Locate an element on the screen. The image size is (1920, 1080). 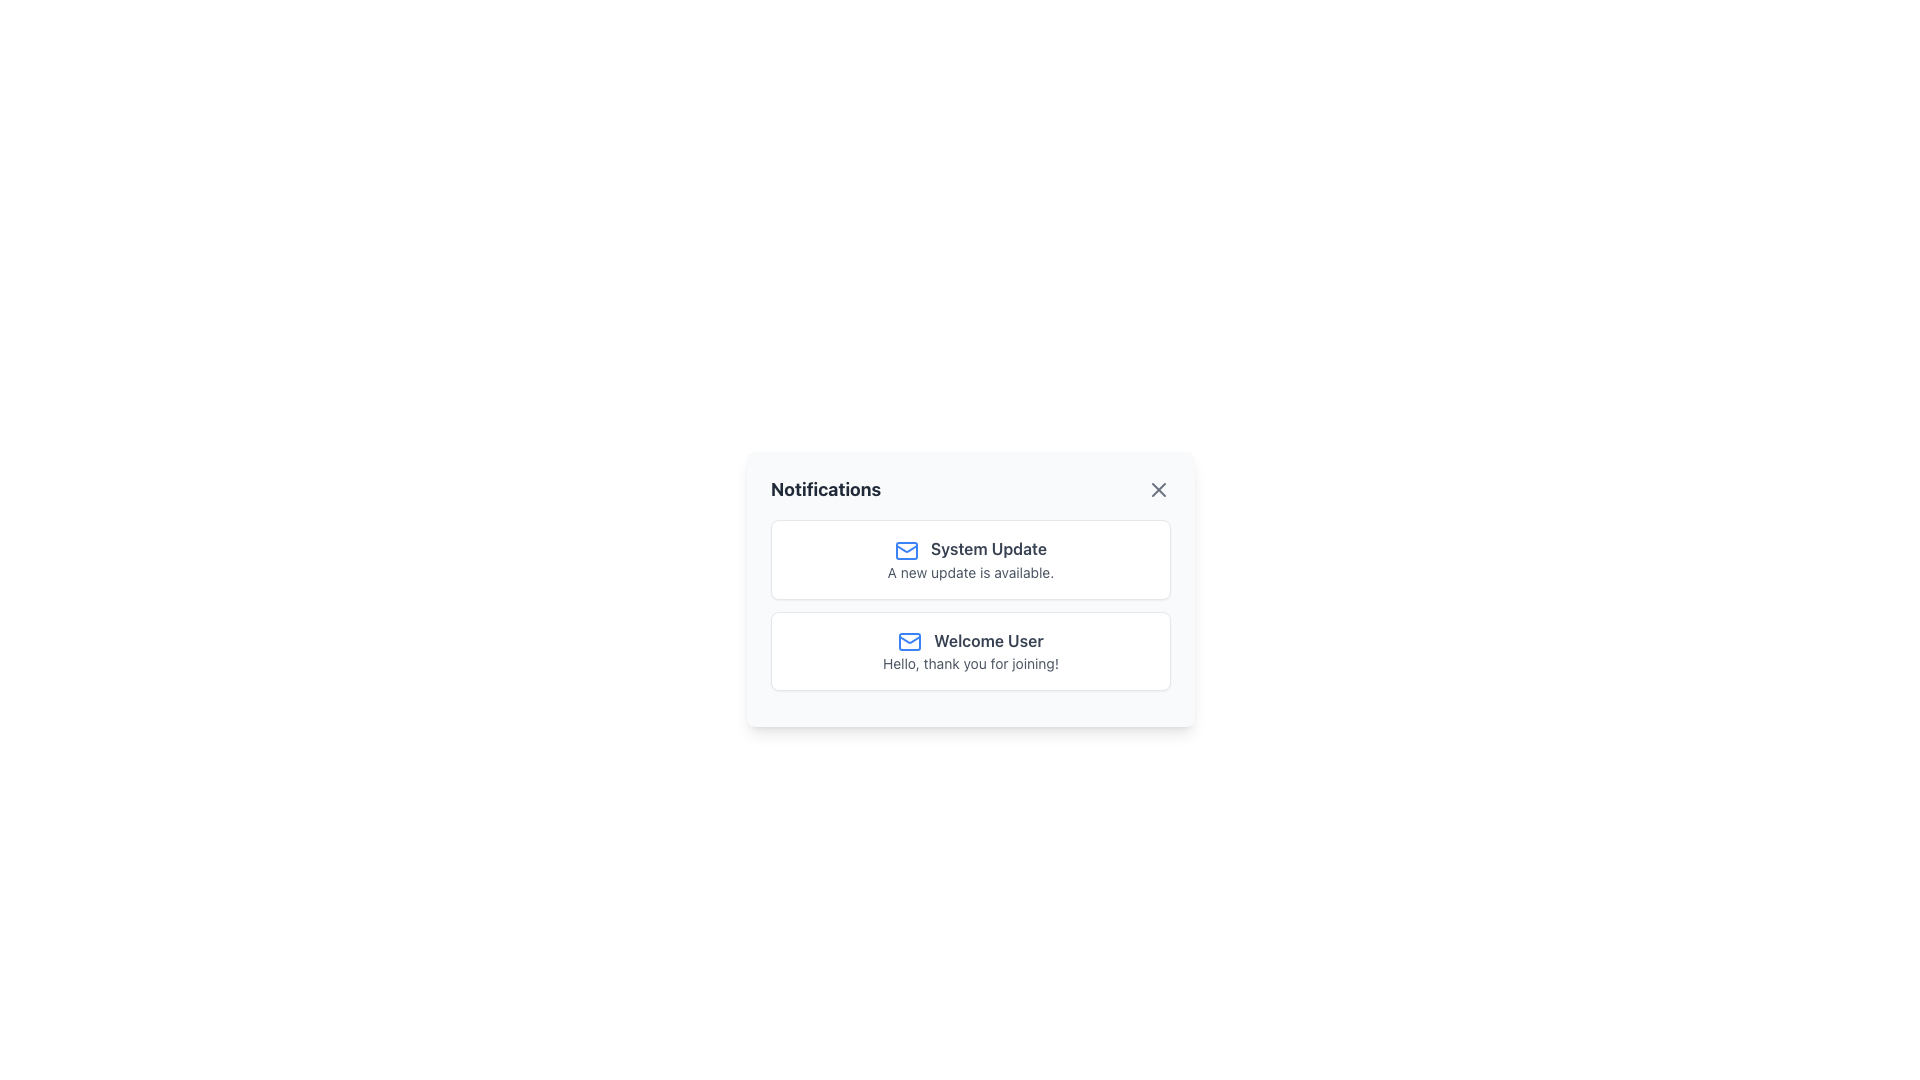
the Close button element, which is part of the 'X' symbol located at the top-right corner of the notification panel is located at coordinates (1158, 489).